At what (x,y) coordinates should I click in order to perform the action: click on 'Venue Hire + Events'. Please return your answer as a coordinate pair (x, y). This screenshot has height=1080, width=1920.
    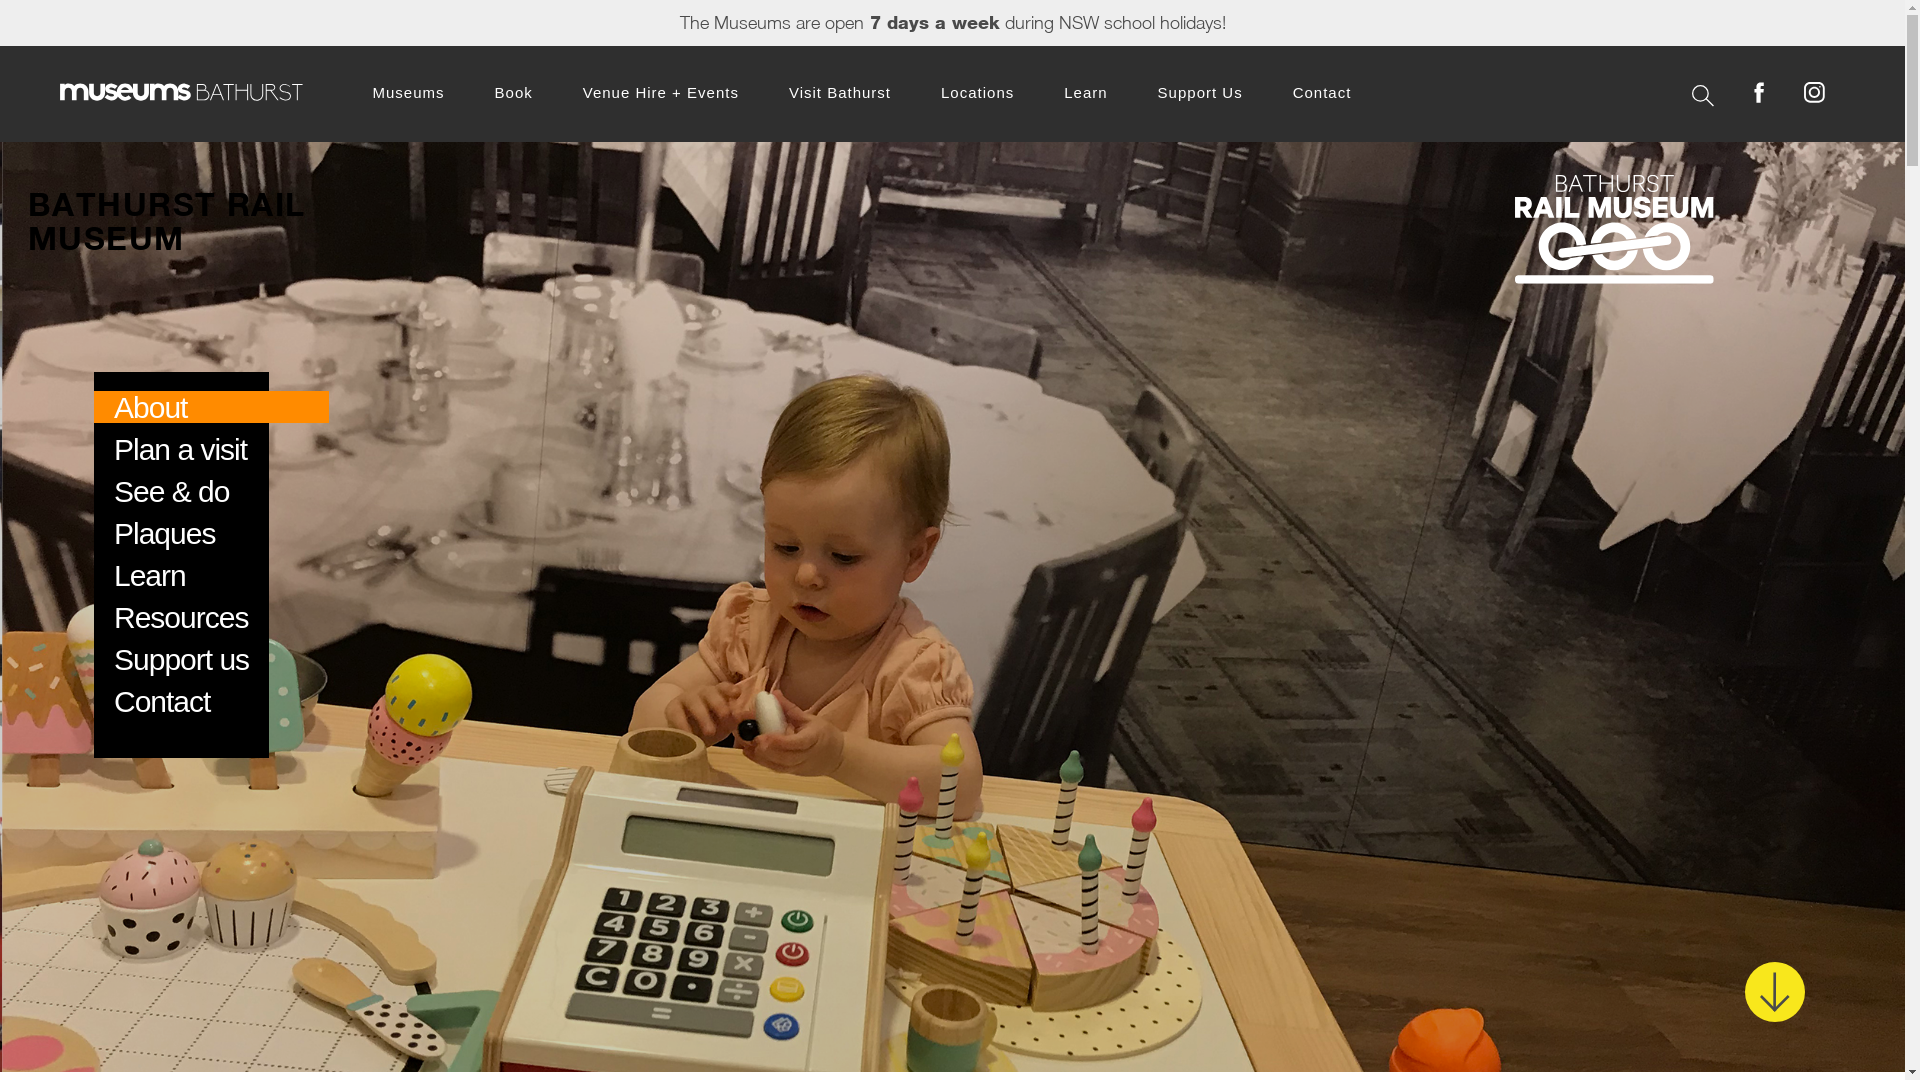
    Looking at the image, I should click on (661, 92).